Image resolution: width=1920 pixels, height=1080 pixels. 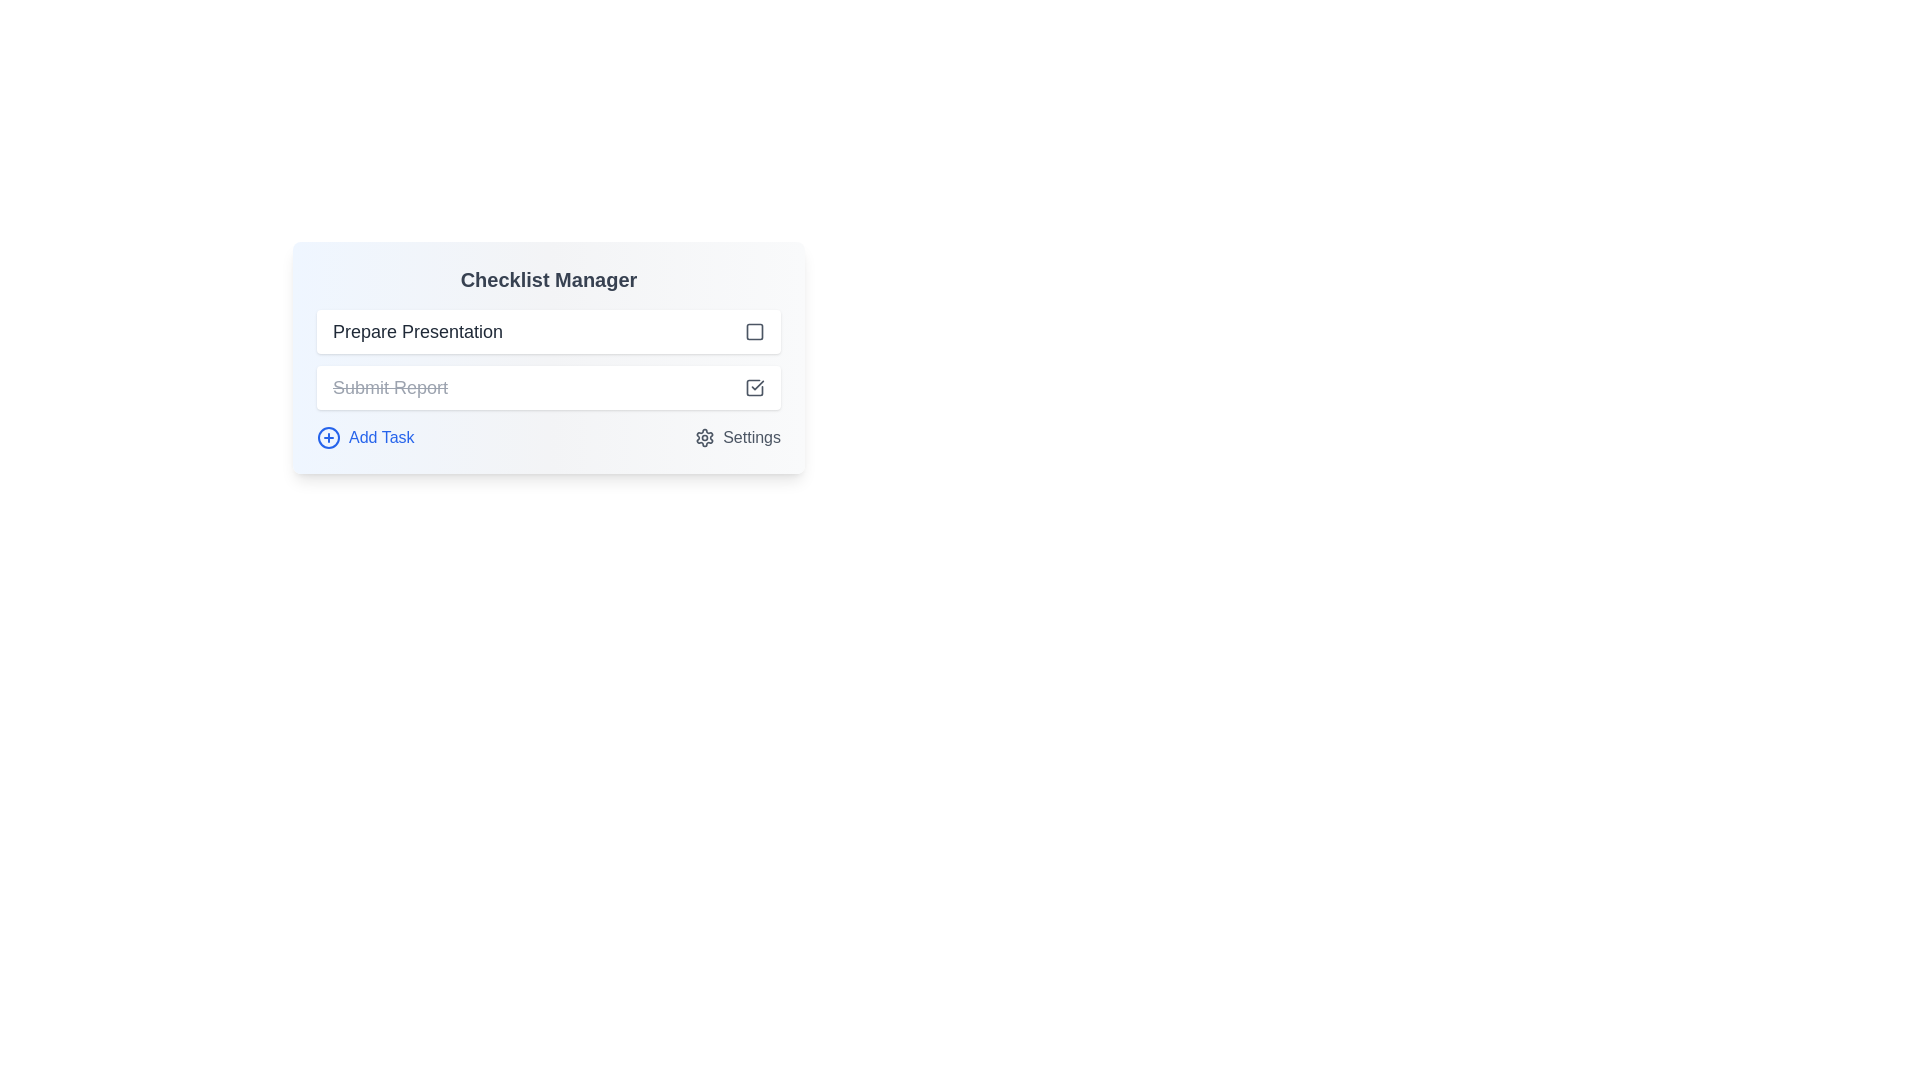 What do you see at coordinates (329, 437) in the screenshot?
I see `the add task button icon located in the bottom-left corner of the interface, which precedes the text 'Add Task'` at bounding box center [329, 437].